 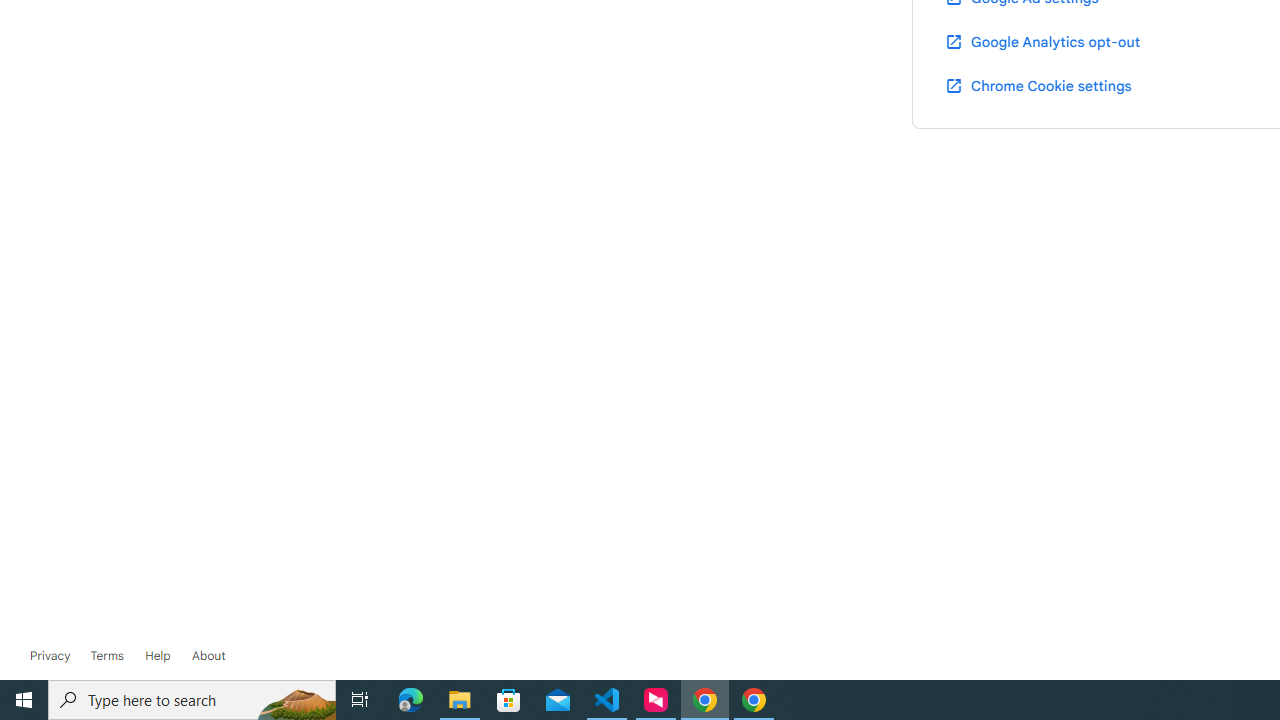 What do you see at coordinates (1038, 84) in the screenshot?
I see `'Chrome Cookie settings'` at bounding box center [1038, 84].